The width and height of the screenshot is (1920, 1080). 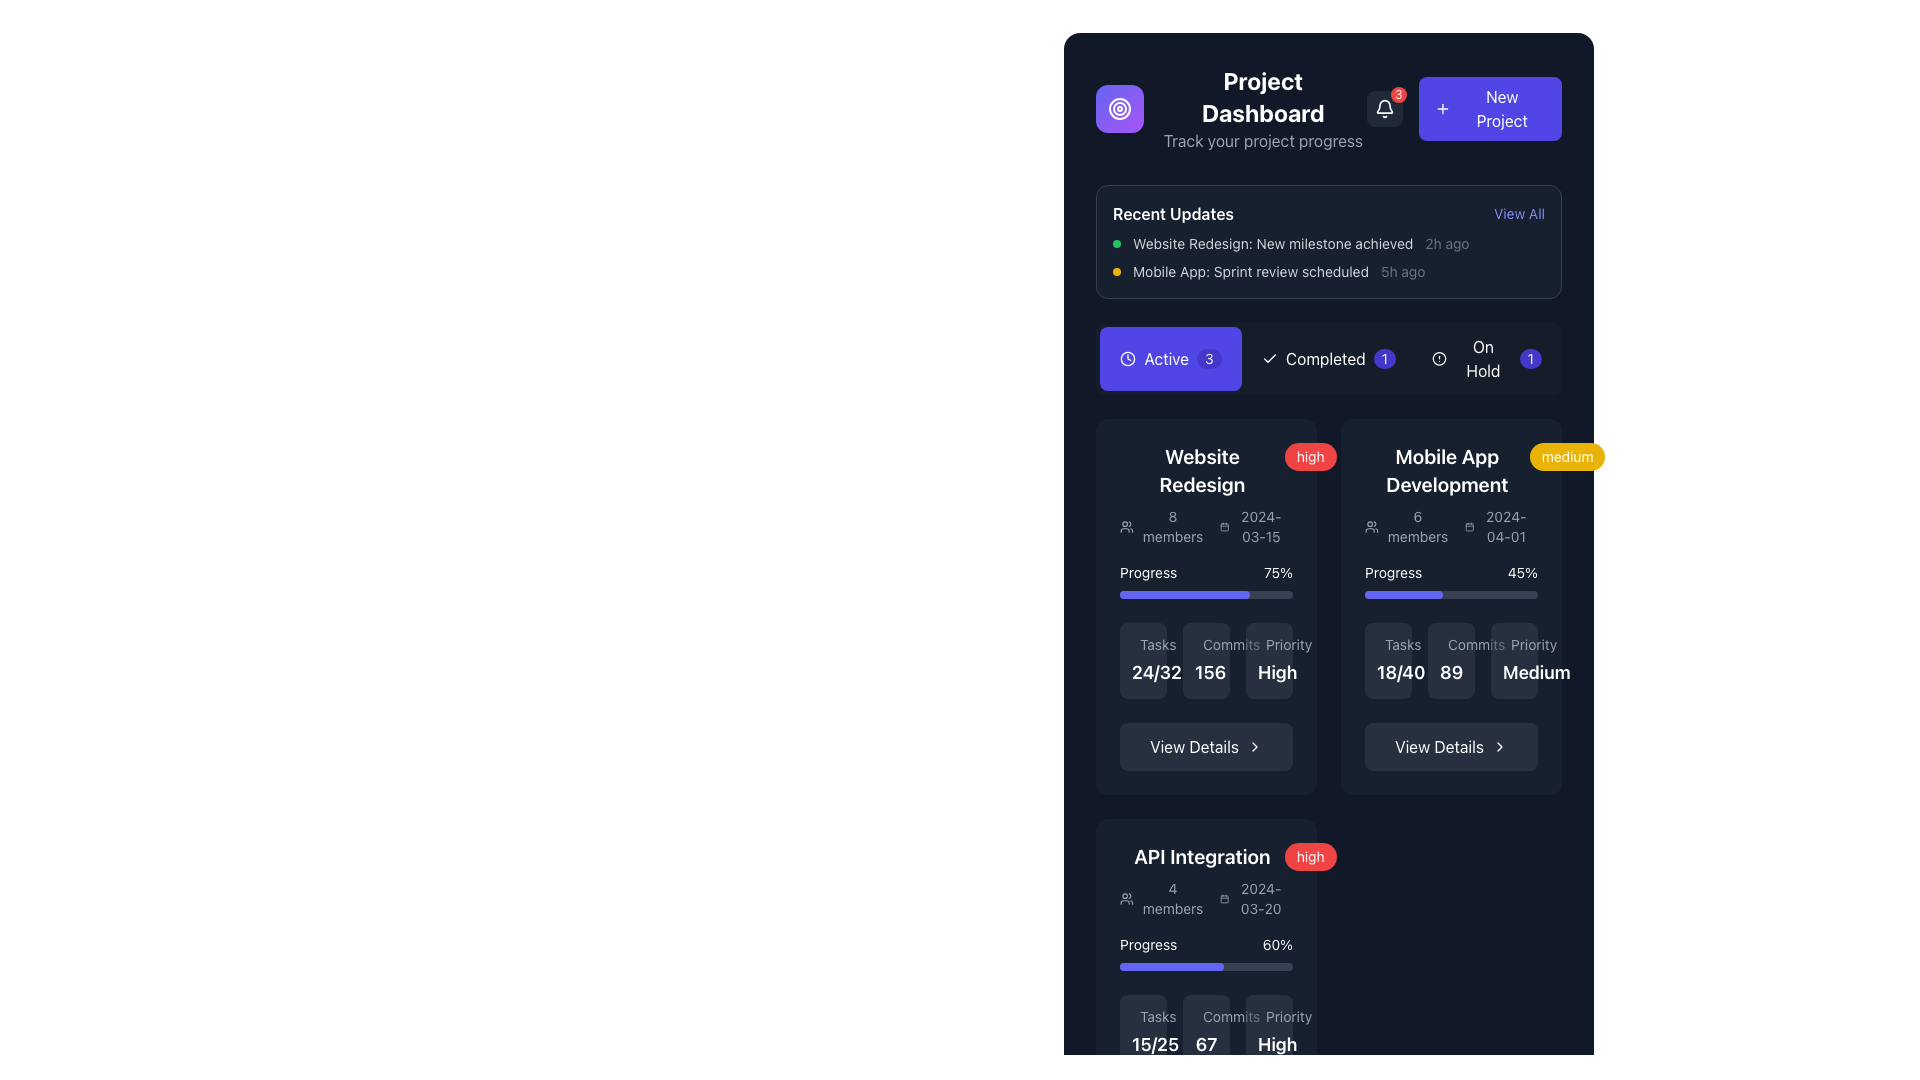 What do you see at coordinates (1250, 272) in the screenshot?
I see `the text label displaying 'Mobile App: Sprint review scheduled' located in the 'Recent Updates' section of the interface` at bounding box center [1250, 272].